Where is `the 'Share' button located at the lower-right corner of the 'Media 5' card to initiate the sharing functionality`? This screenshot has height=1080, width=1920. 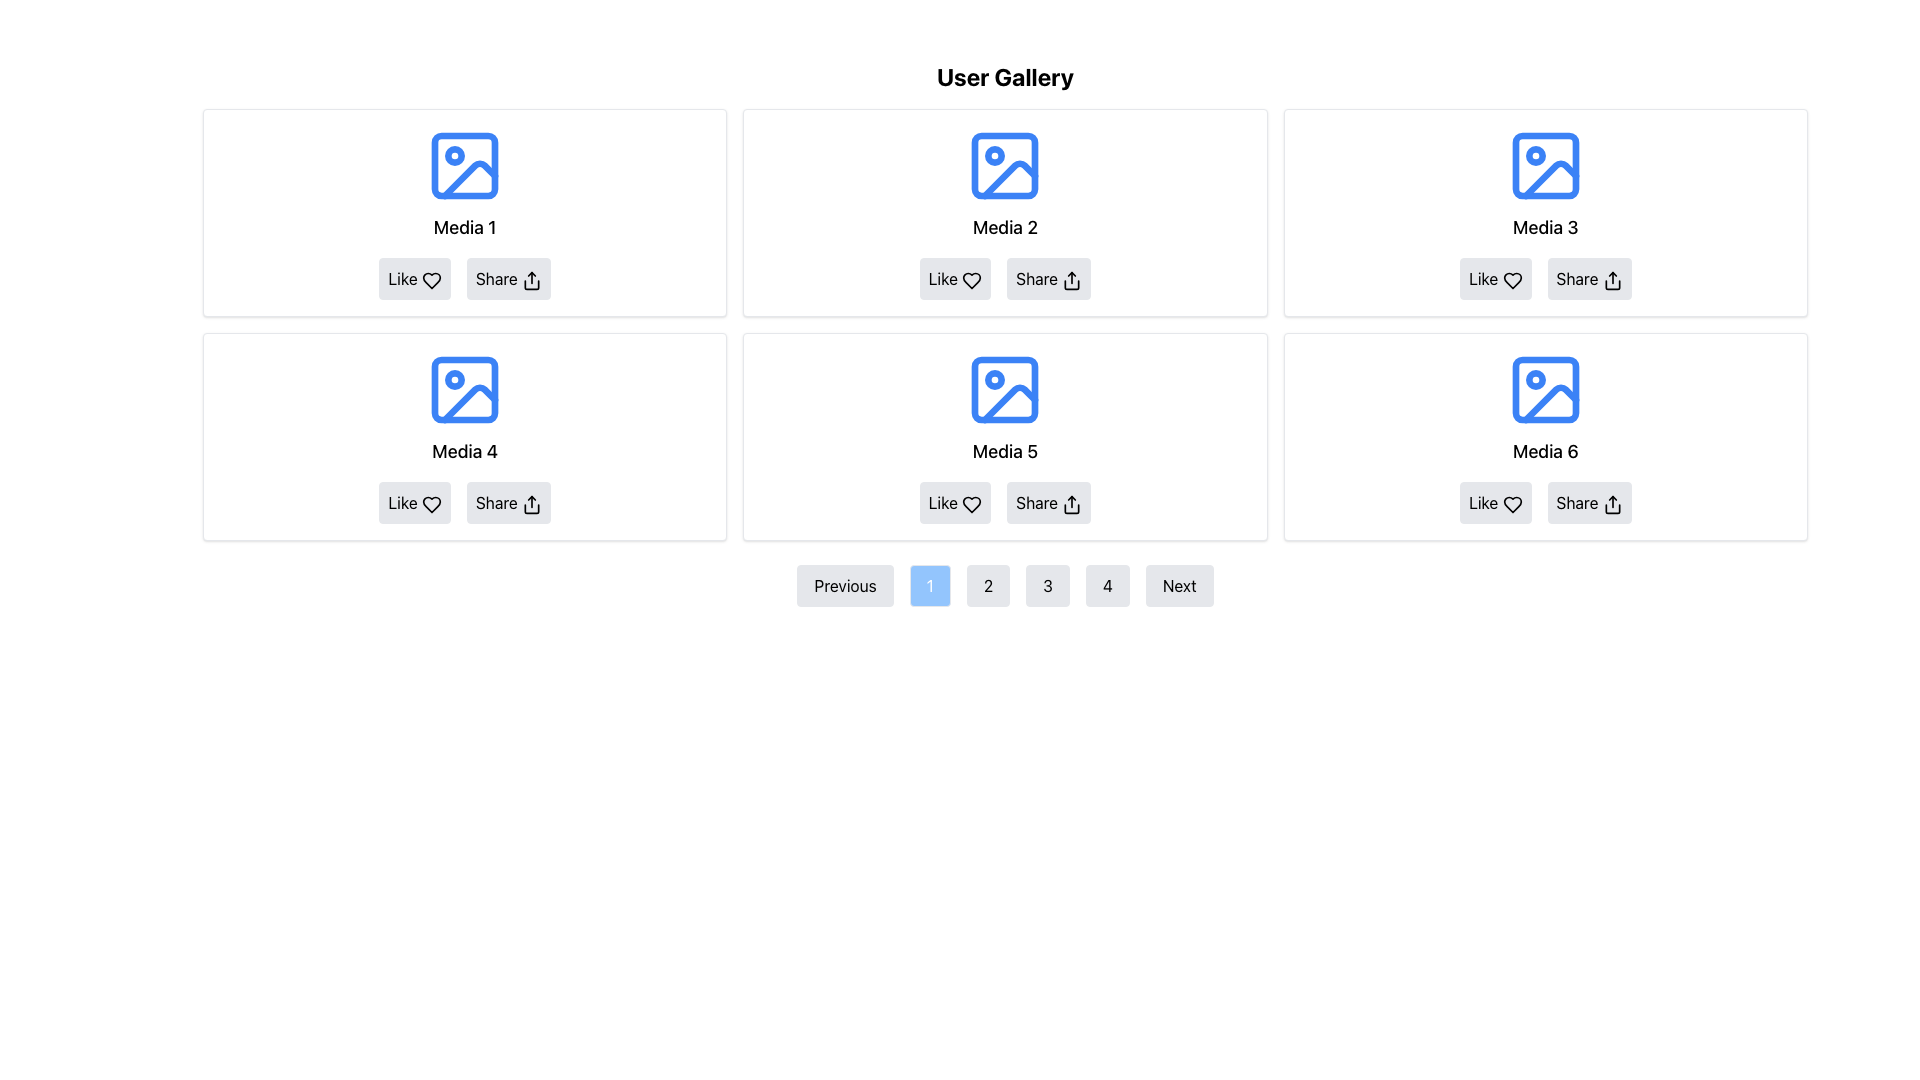 the 'Share' button located at the lower-right corner of the 'Media 5' card to initiate the sharing functionality is located at coordinates (1048, 501).